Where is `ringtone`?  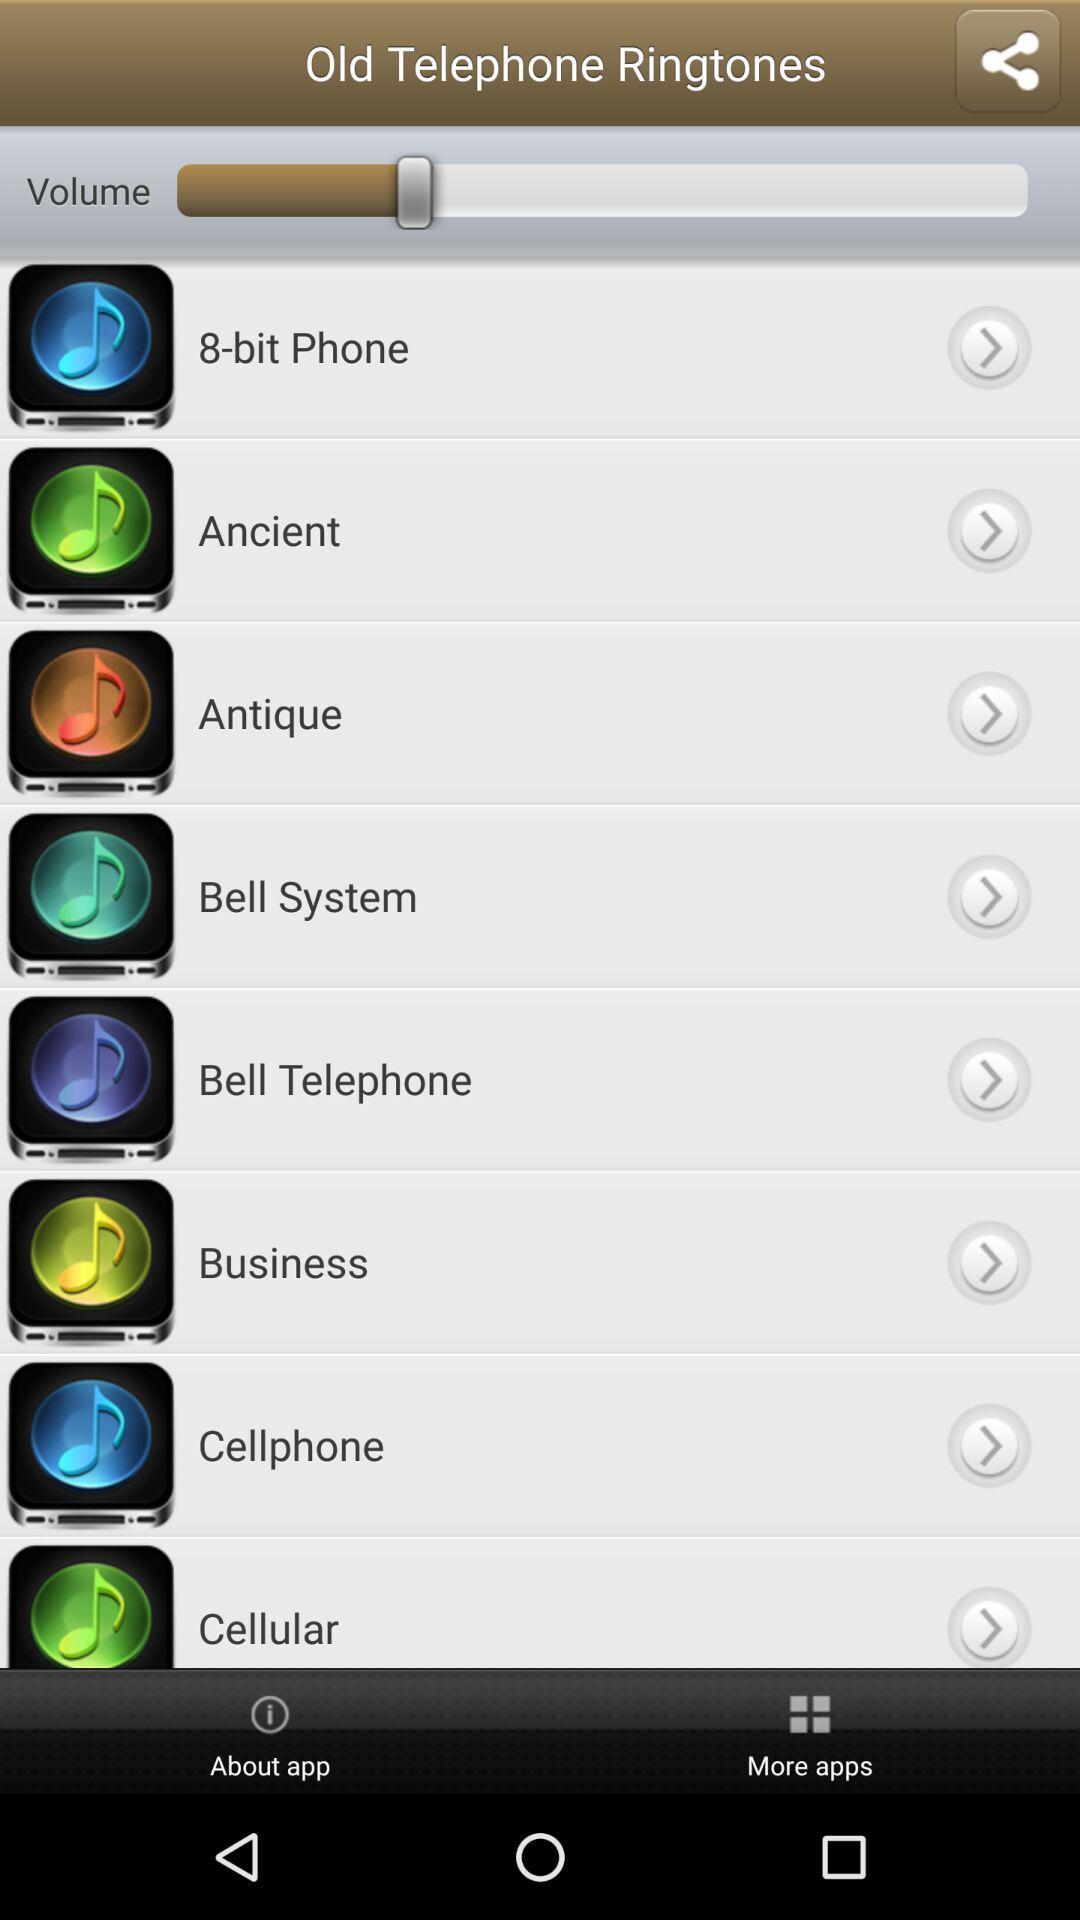
ringtone is located at coordinates (987, 529).